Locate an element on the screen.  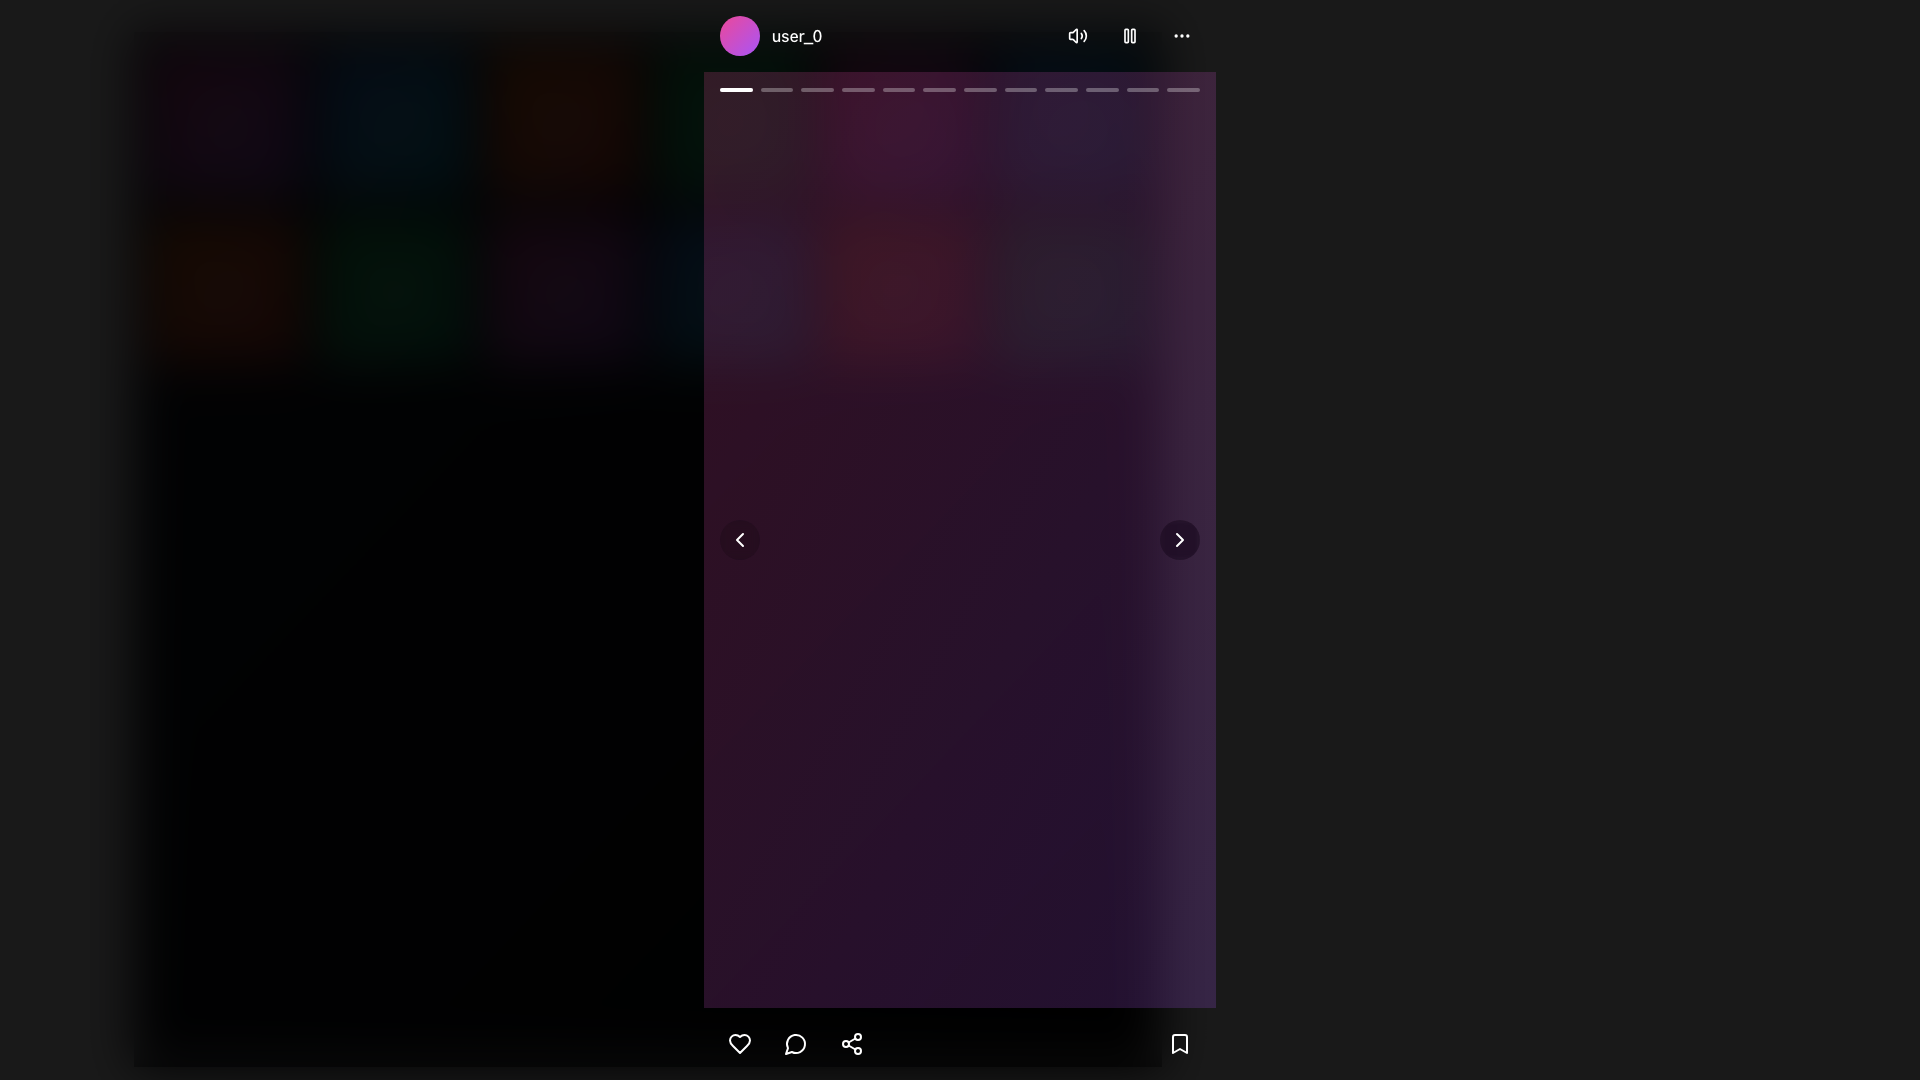
the left vertical bar of the pause icon located in the top right corner of the application to interact with the pause control is located at coordinates (1126, 35).